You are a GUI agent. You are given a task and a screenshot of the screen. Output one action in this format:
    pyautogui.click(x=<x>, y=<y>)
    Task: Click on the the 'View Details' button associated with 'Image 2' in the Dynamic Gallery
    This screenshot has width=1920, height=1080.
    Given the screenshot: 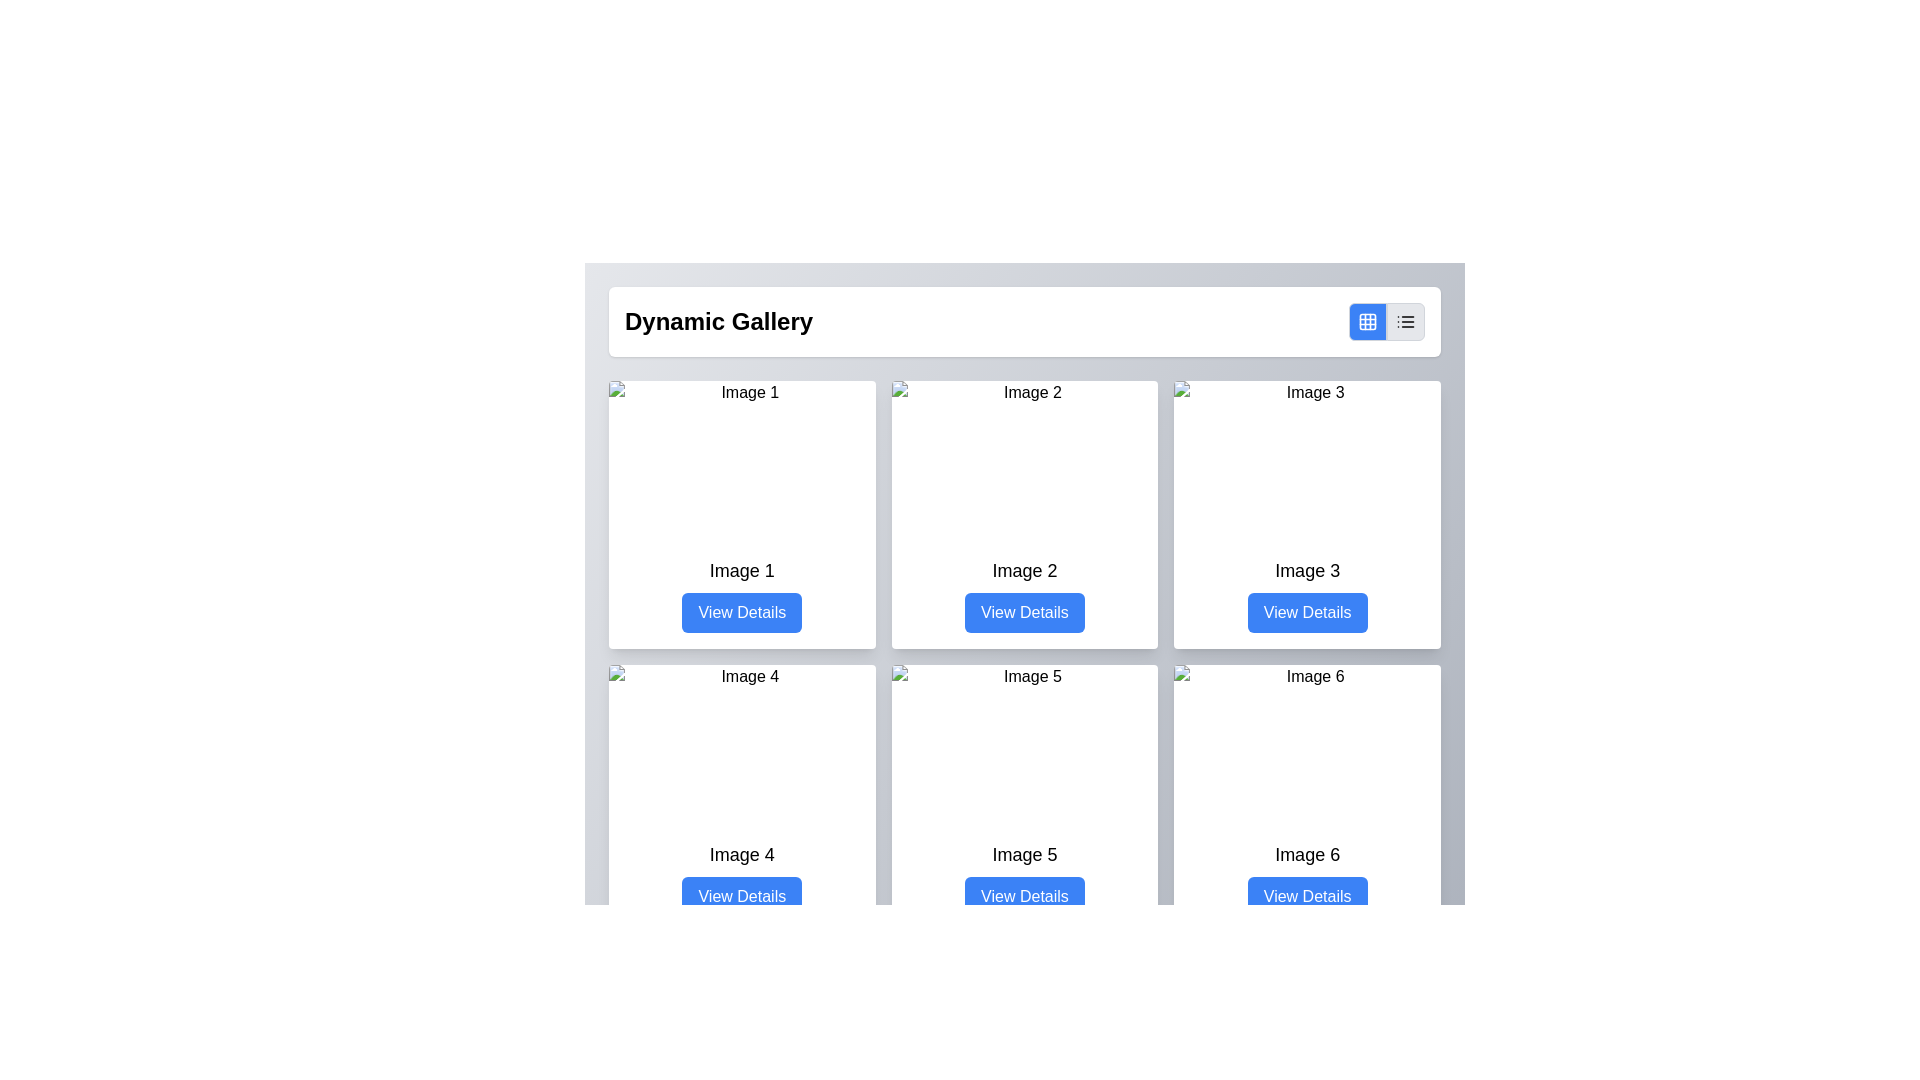 What is the action you would take?
    pyautogui.click(x=1024, y=612)
    